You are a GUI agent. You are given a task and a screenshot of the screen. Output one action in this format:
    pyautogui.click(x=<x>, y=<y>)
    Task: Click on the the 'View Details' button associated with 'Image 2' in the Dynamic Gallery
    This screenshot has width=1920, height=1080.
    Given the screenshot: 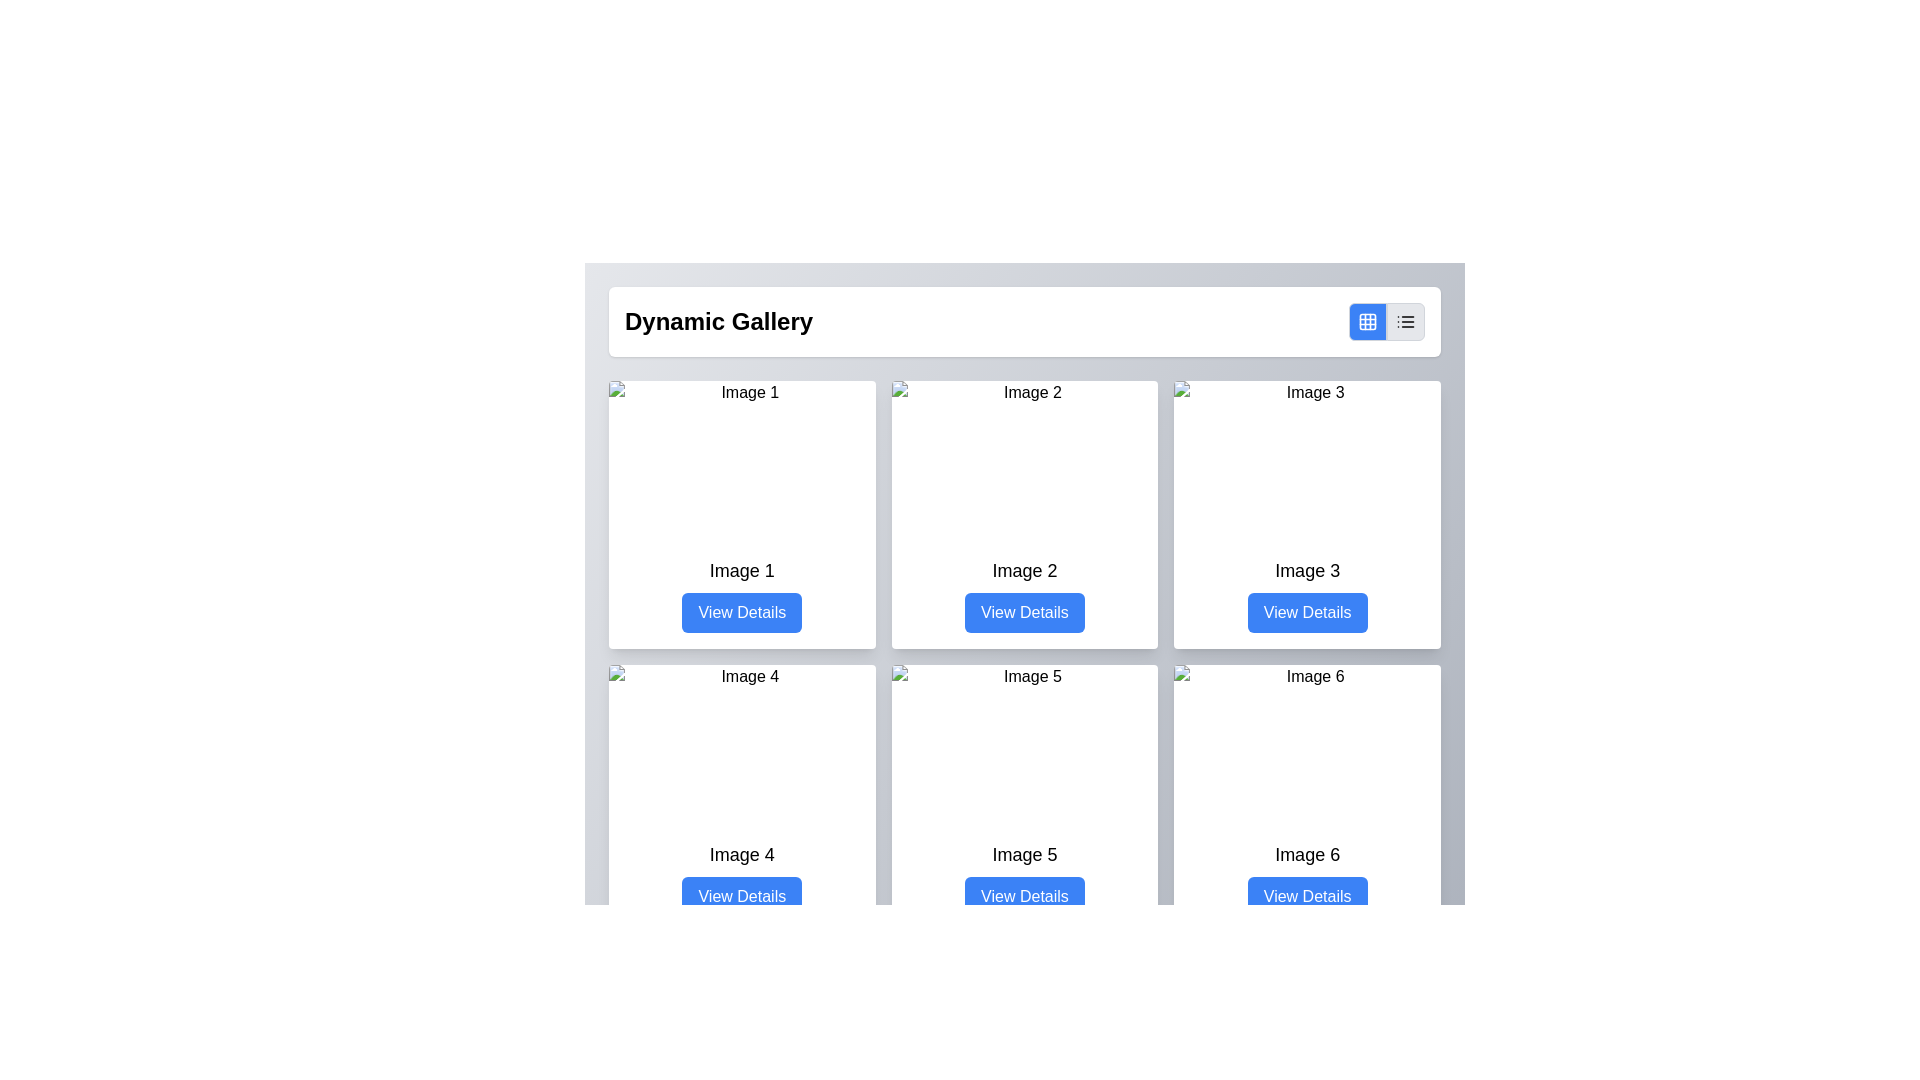 What is the action you would take?
    pyautogui.click(x=1024, y=612)
    